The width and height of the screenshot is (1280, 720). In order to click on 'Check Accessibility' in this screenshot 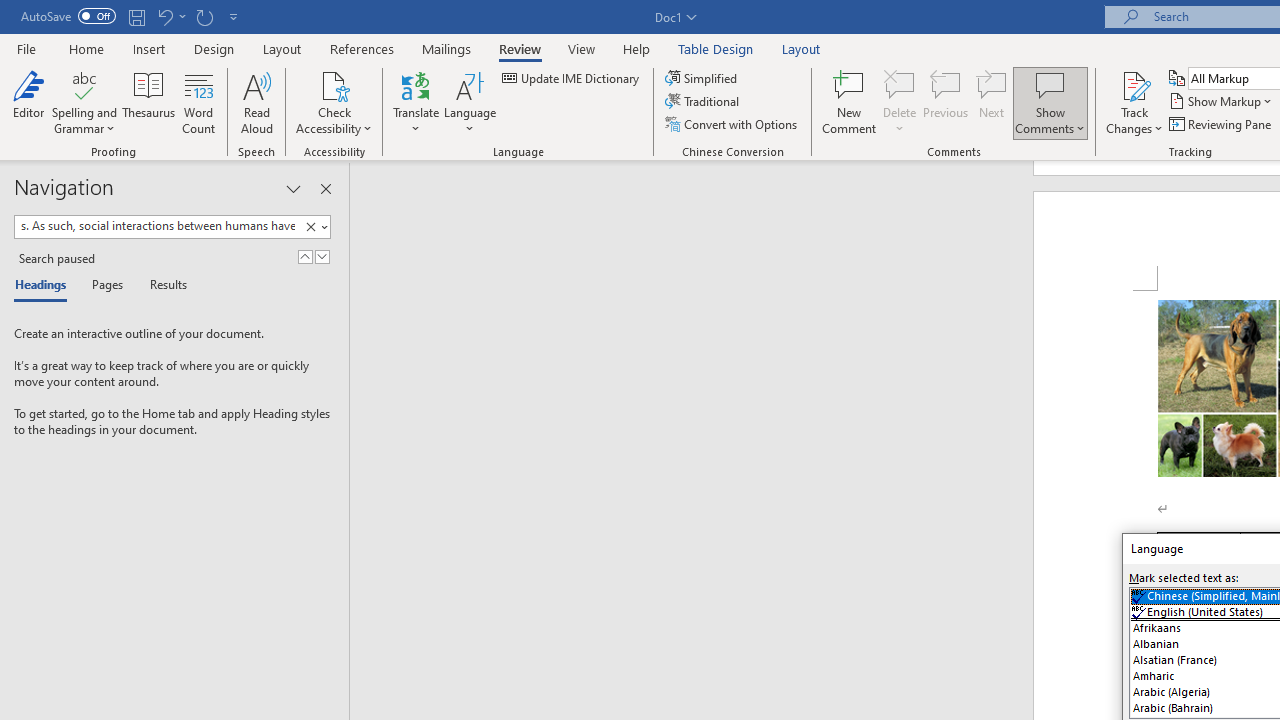, I will do `click(334, 103)`.